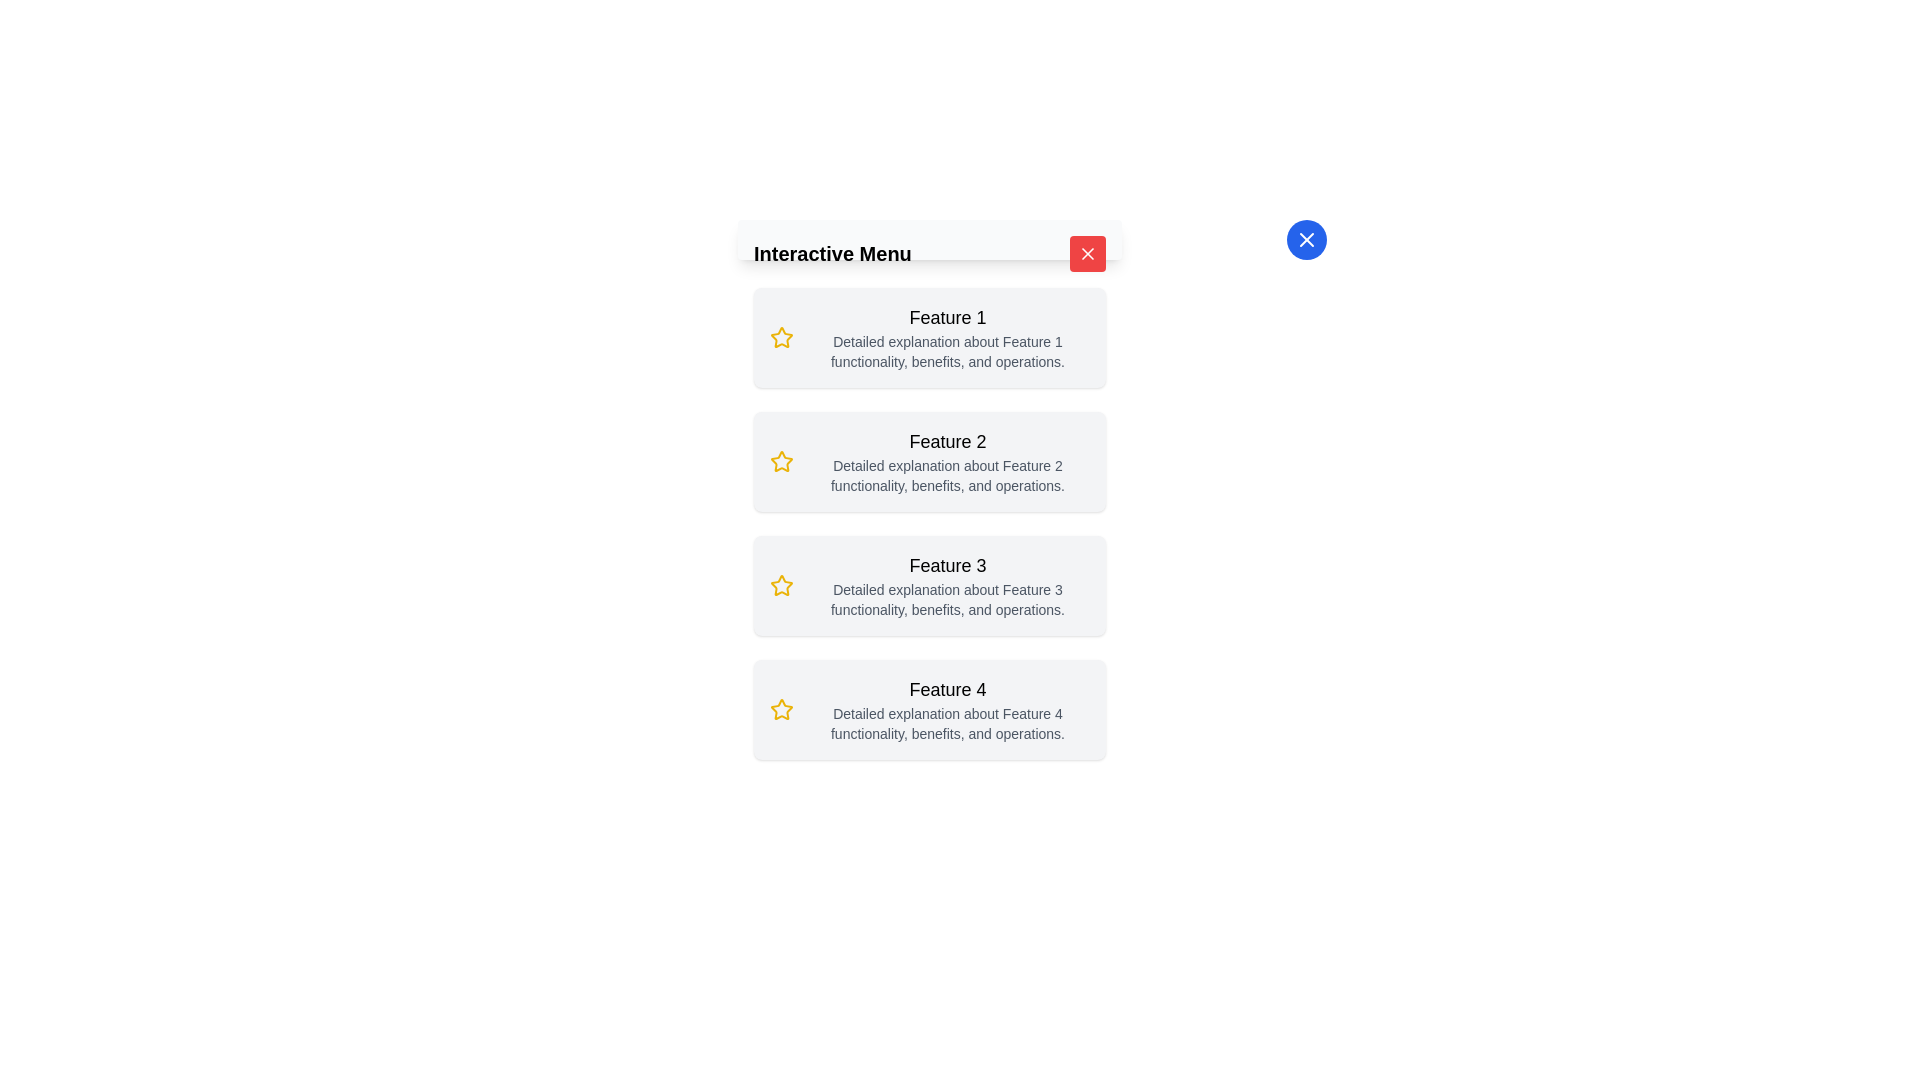 This screenshot has width=1920, height=1080. What do you see at coordinates (781, 336) in the screenshot?
I see `the yellow star icon with a hollow center, which is the first in a vertical list of four similar star icons located on the left side of the interface` at bounding box center [781, 336].